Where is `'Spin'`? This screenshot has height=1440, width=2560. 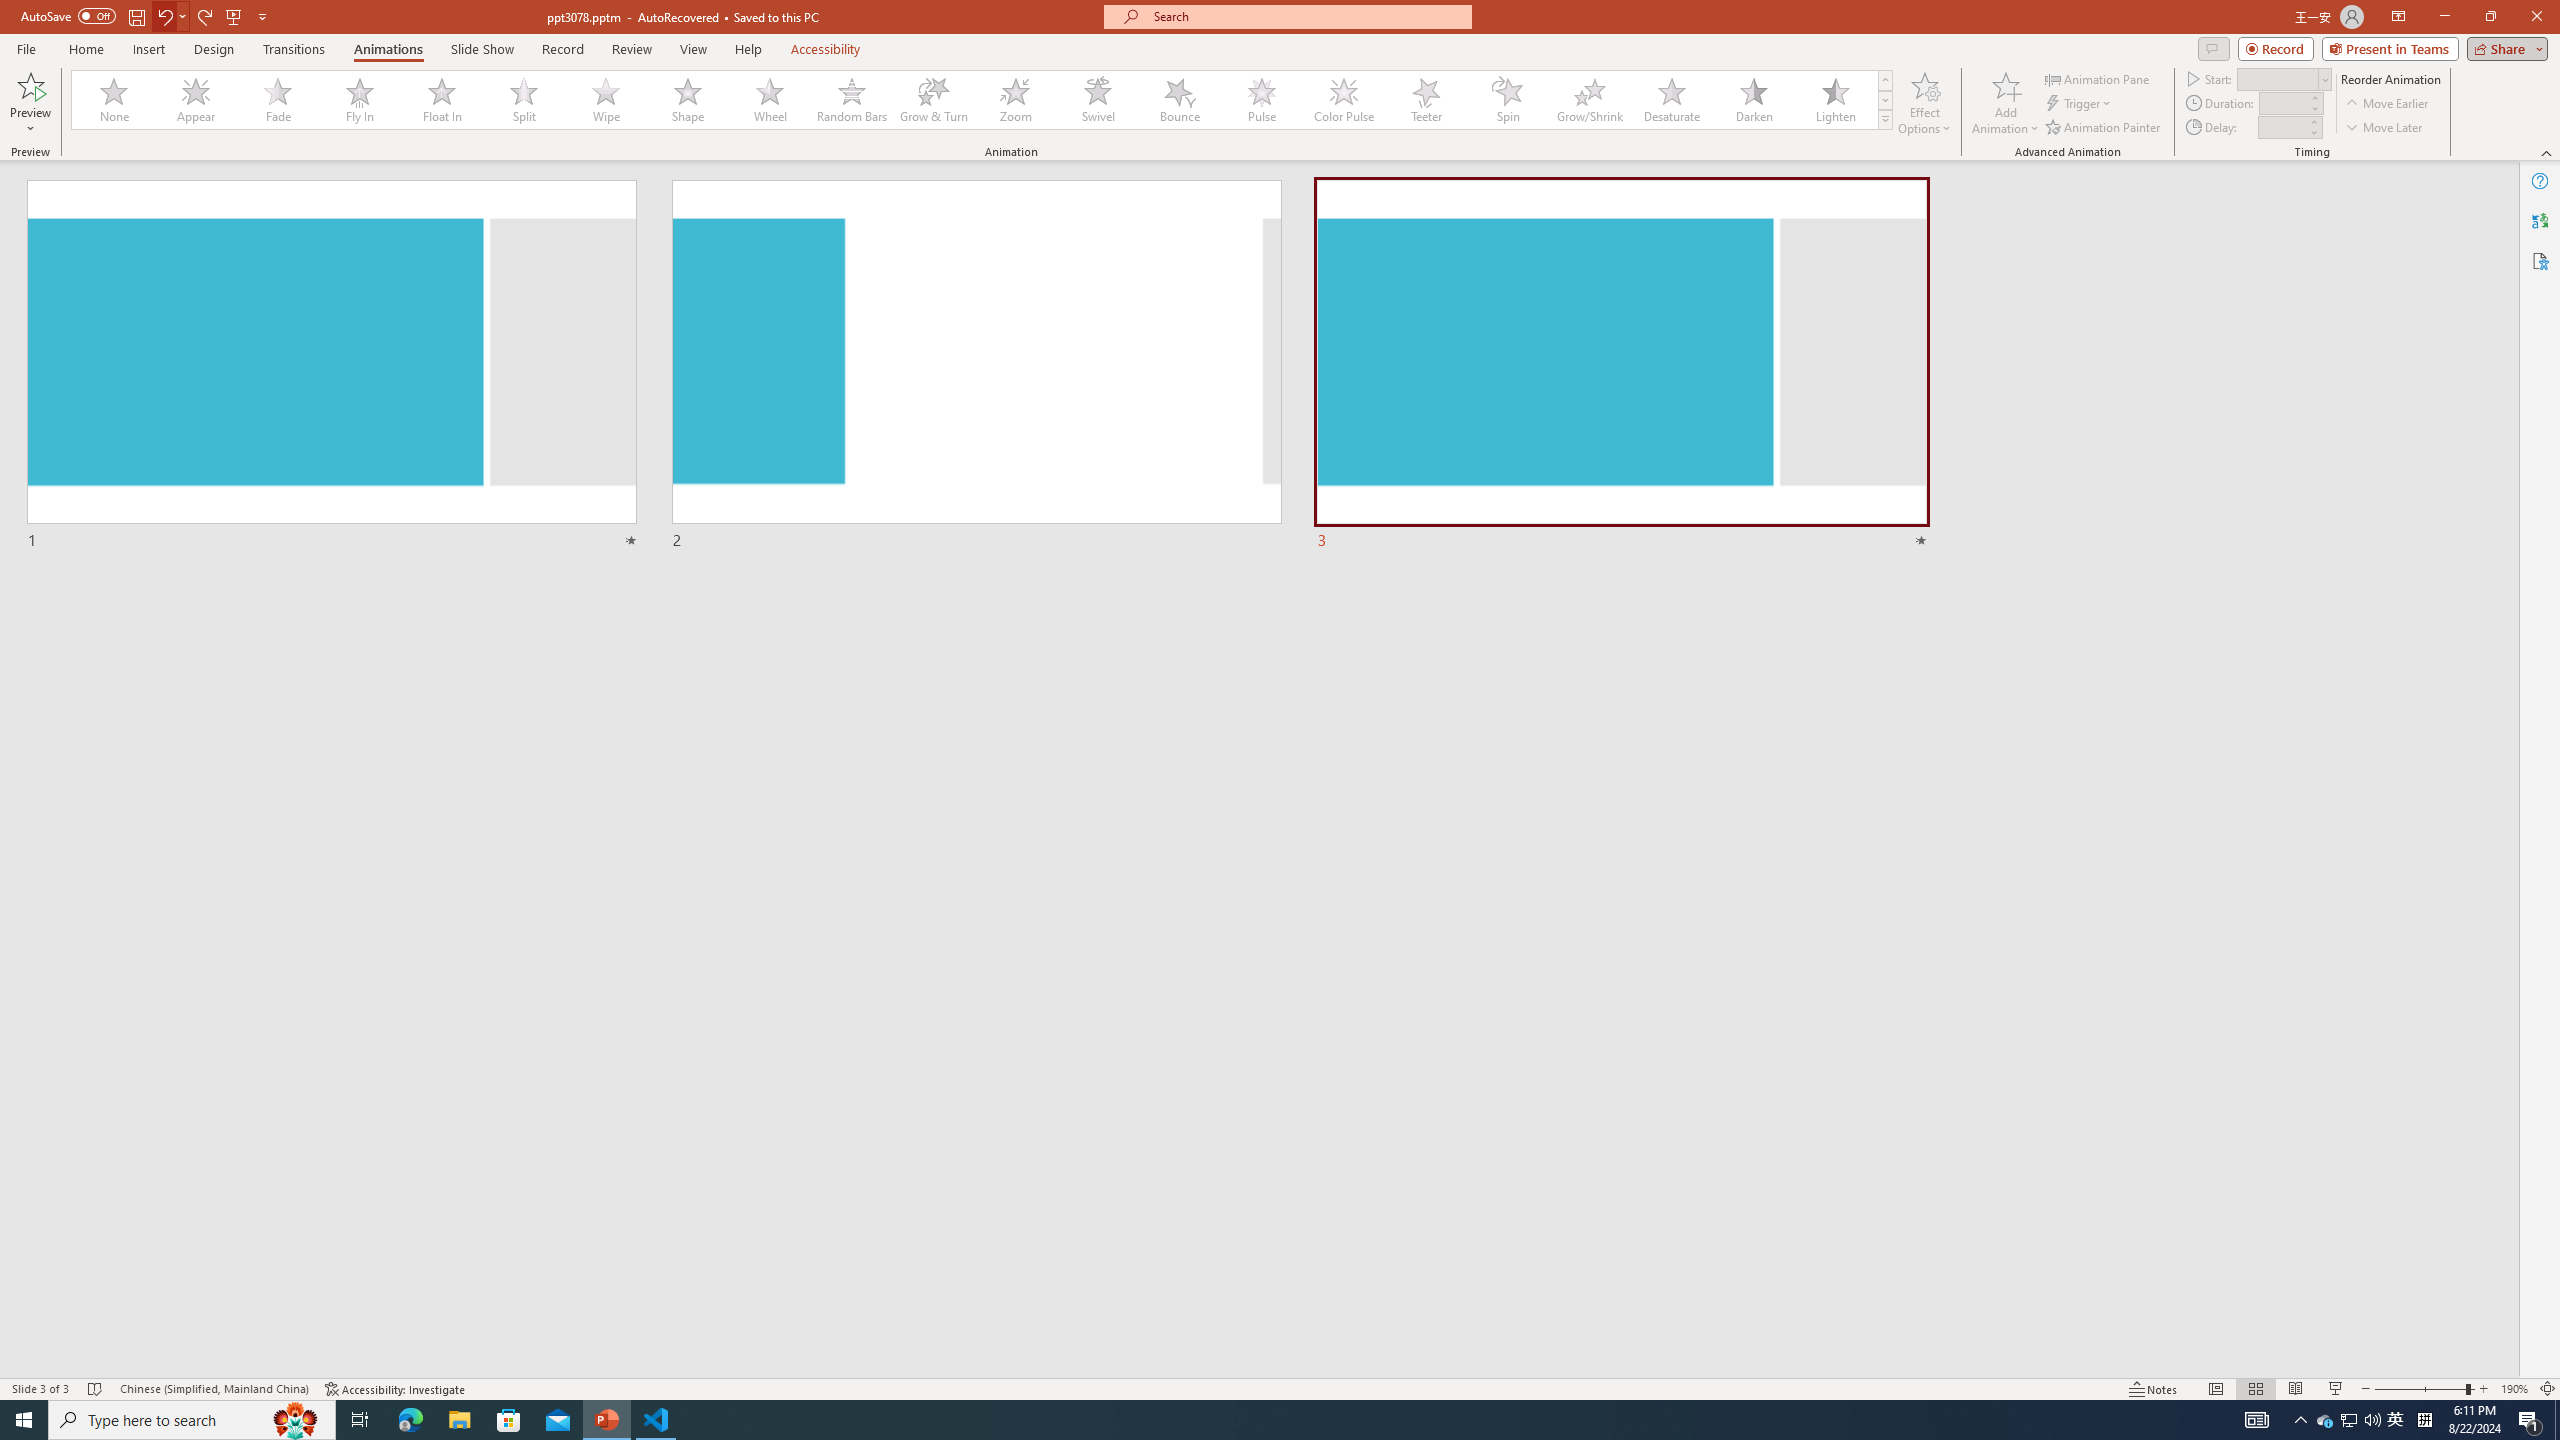 'Spin' is located at coordinates (1507, 99).